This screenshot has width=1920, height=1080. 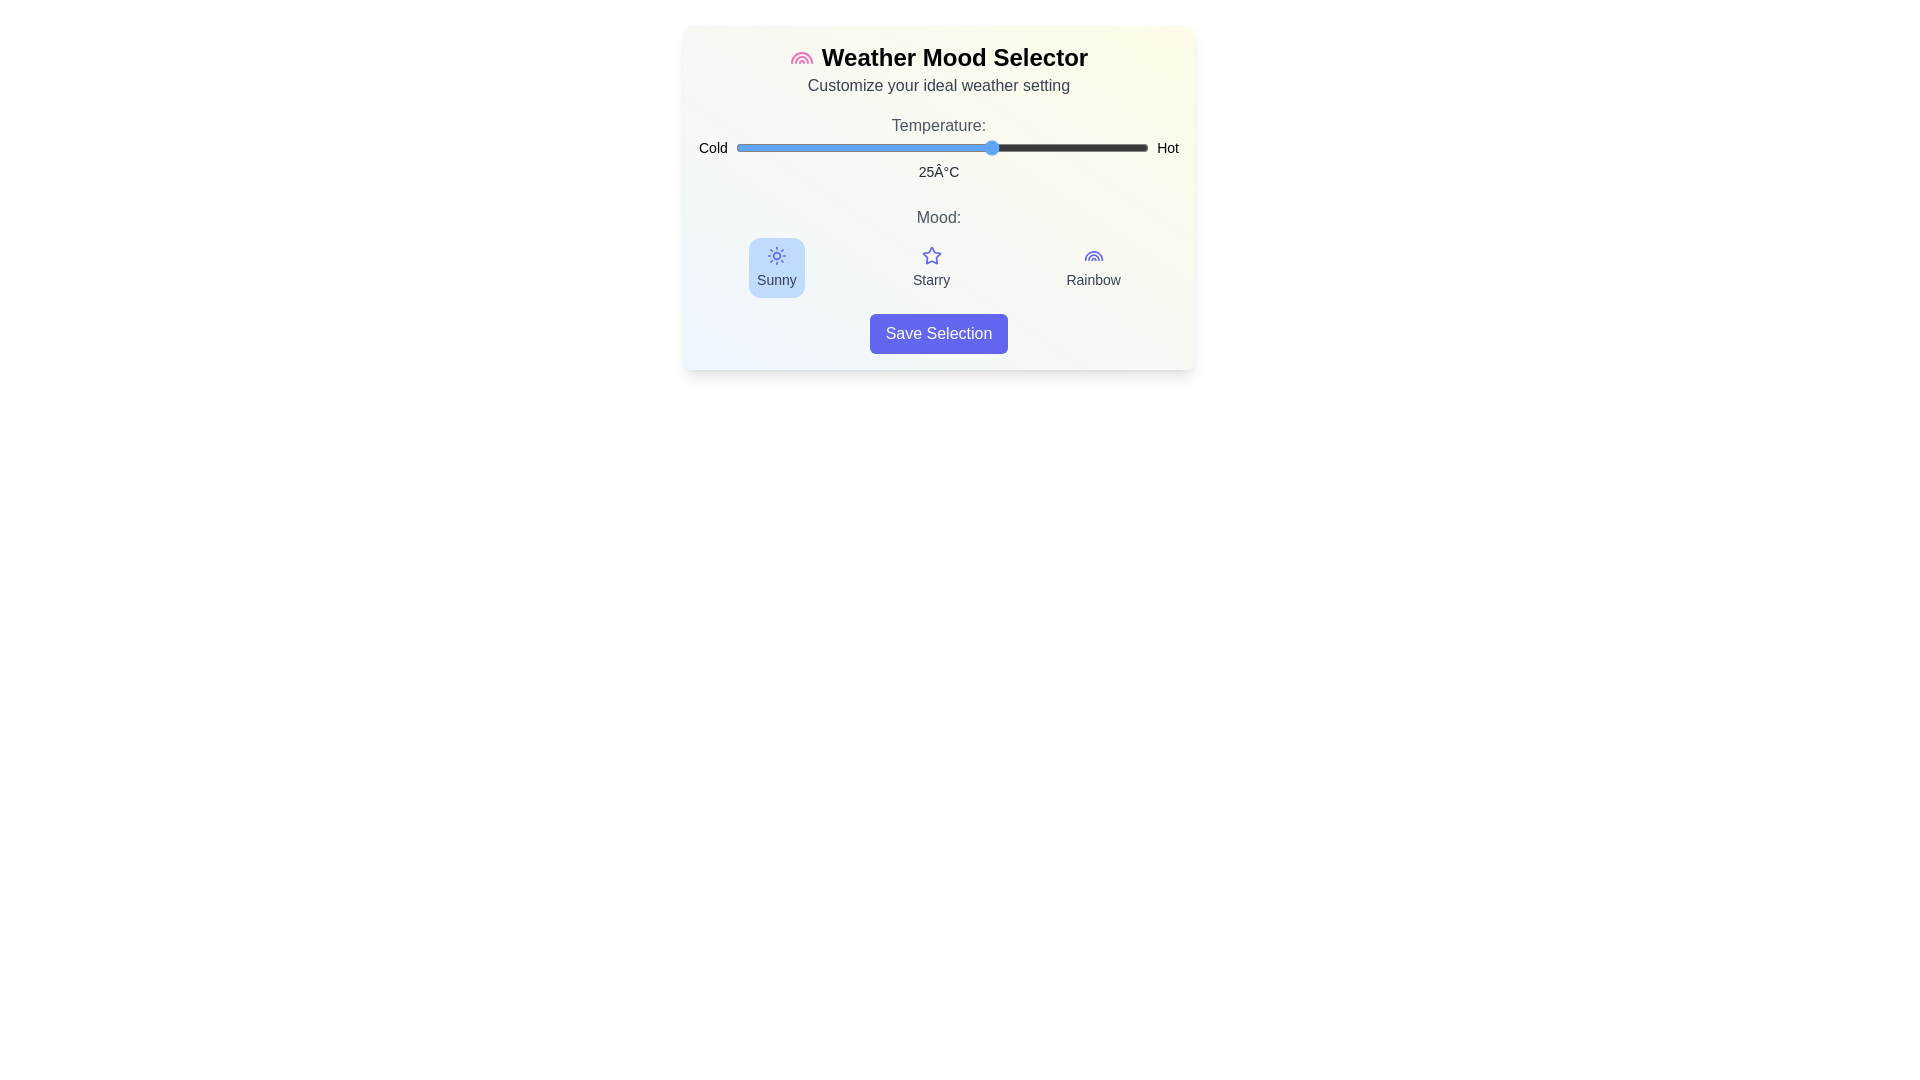 What do you see at coordinates (938, 333) in the screenshot?
I see `'Save Selection' button to register the settings` at bounding box center [938, 333].